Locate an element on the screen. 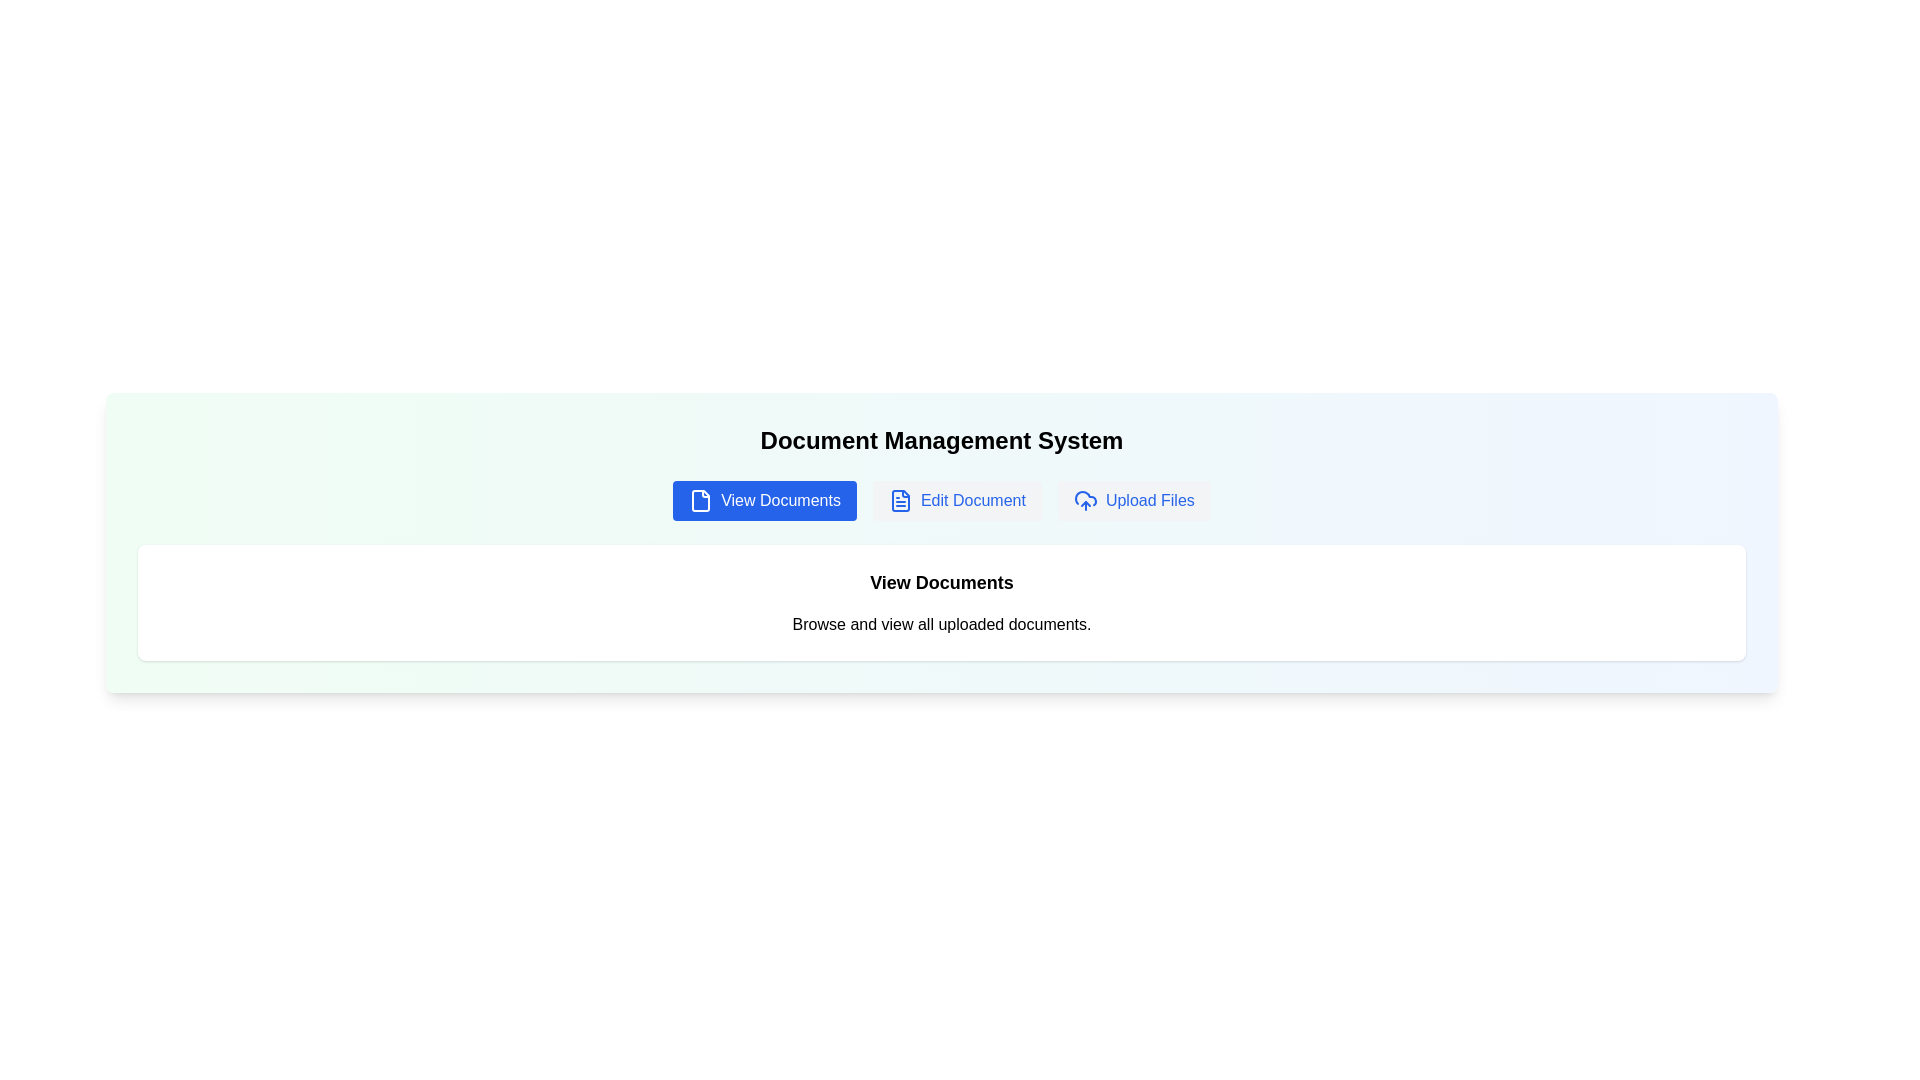 The height and width of the screenshot is (1080, 1920). the tab labeled View Documents is located at coordinates (763, 500).